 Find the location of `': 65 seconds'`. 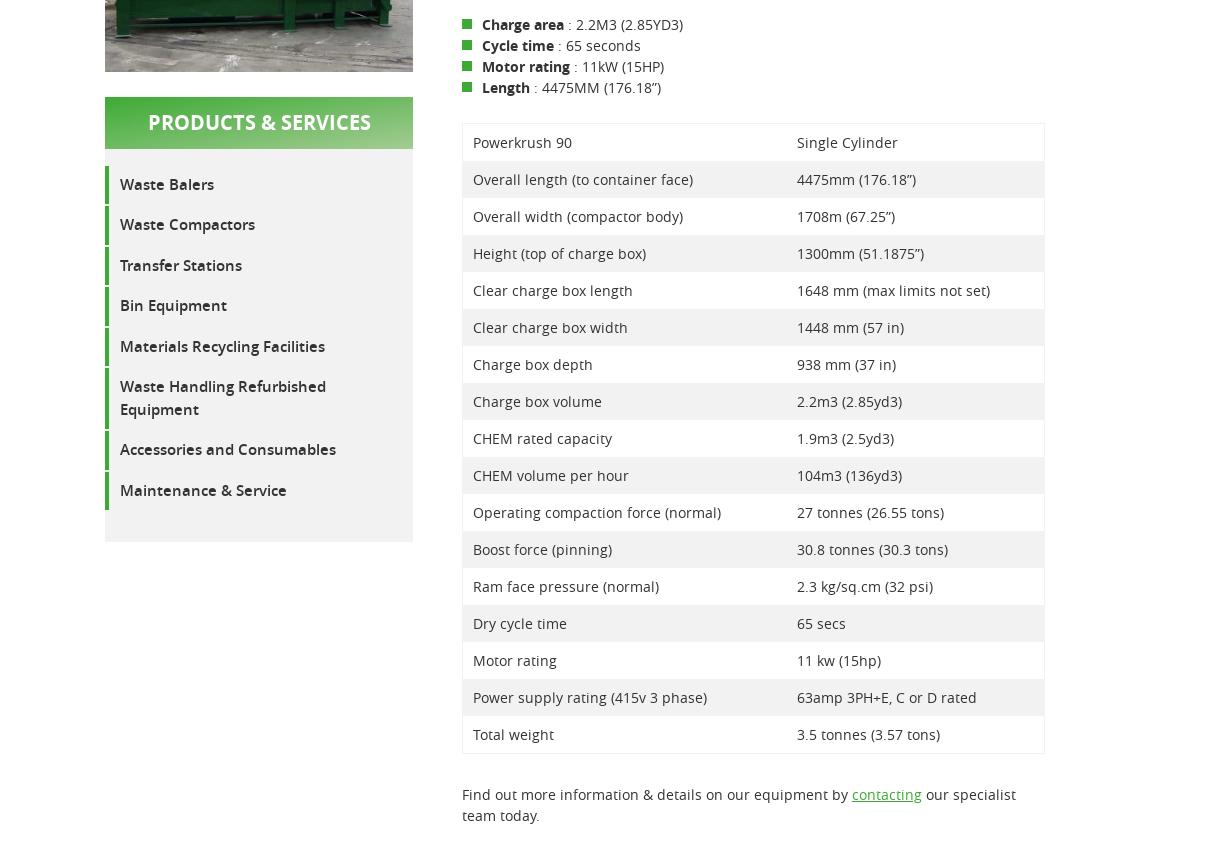

': 65 seconds' is located at coordinates (596, 43).